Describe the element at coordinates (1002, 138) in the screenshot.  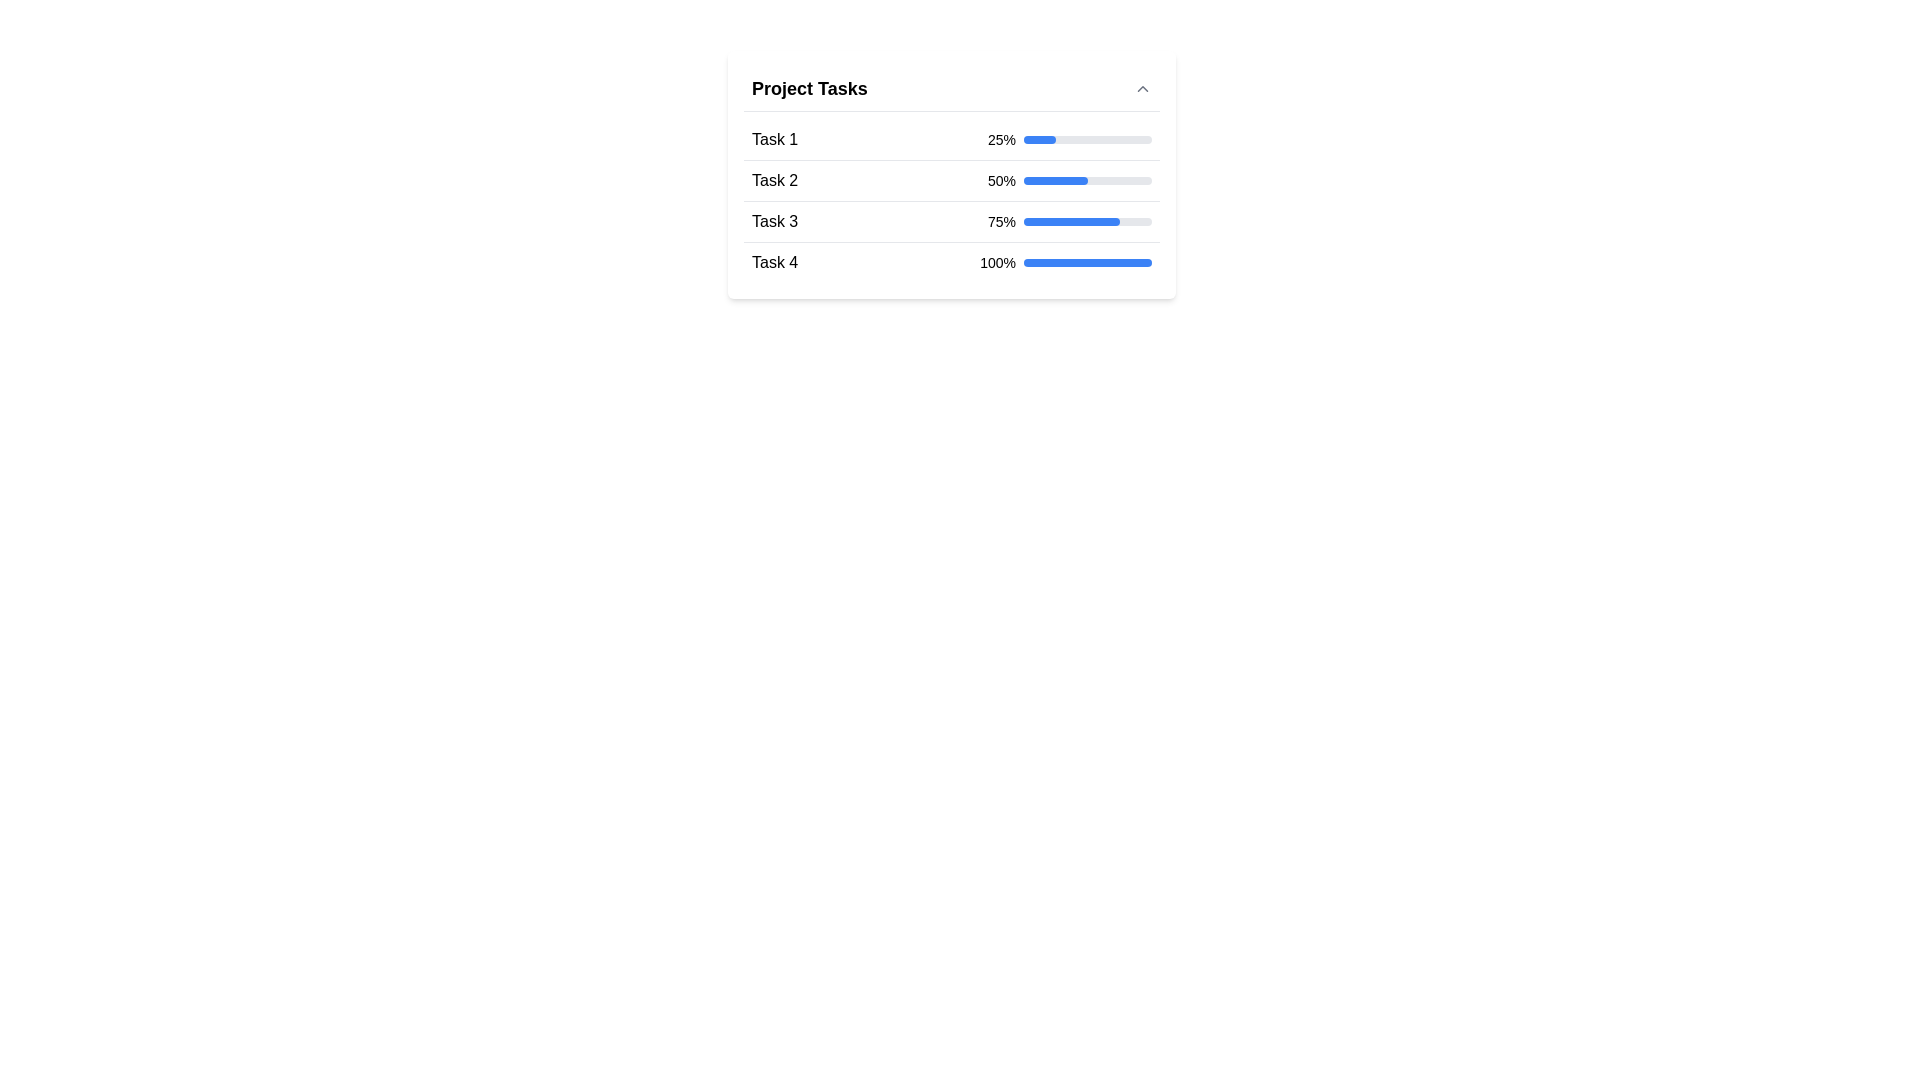
I see `the static text displaying '25%' in the top left section of the first task in the progress tracking interface` at that location.